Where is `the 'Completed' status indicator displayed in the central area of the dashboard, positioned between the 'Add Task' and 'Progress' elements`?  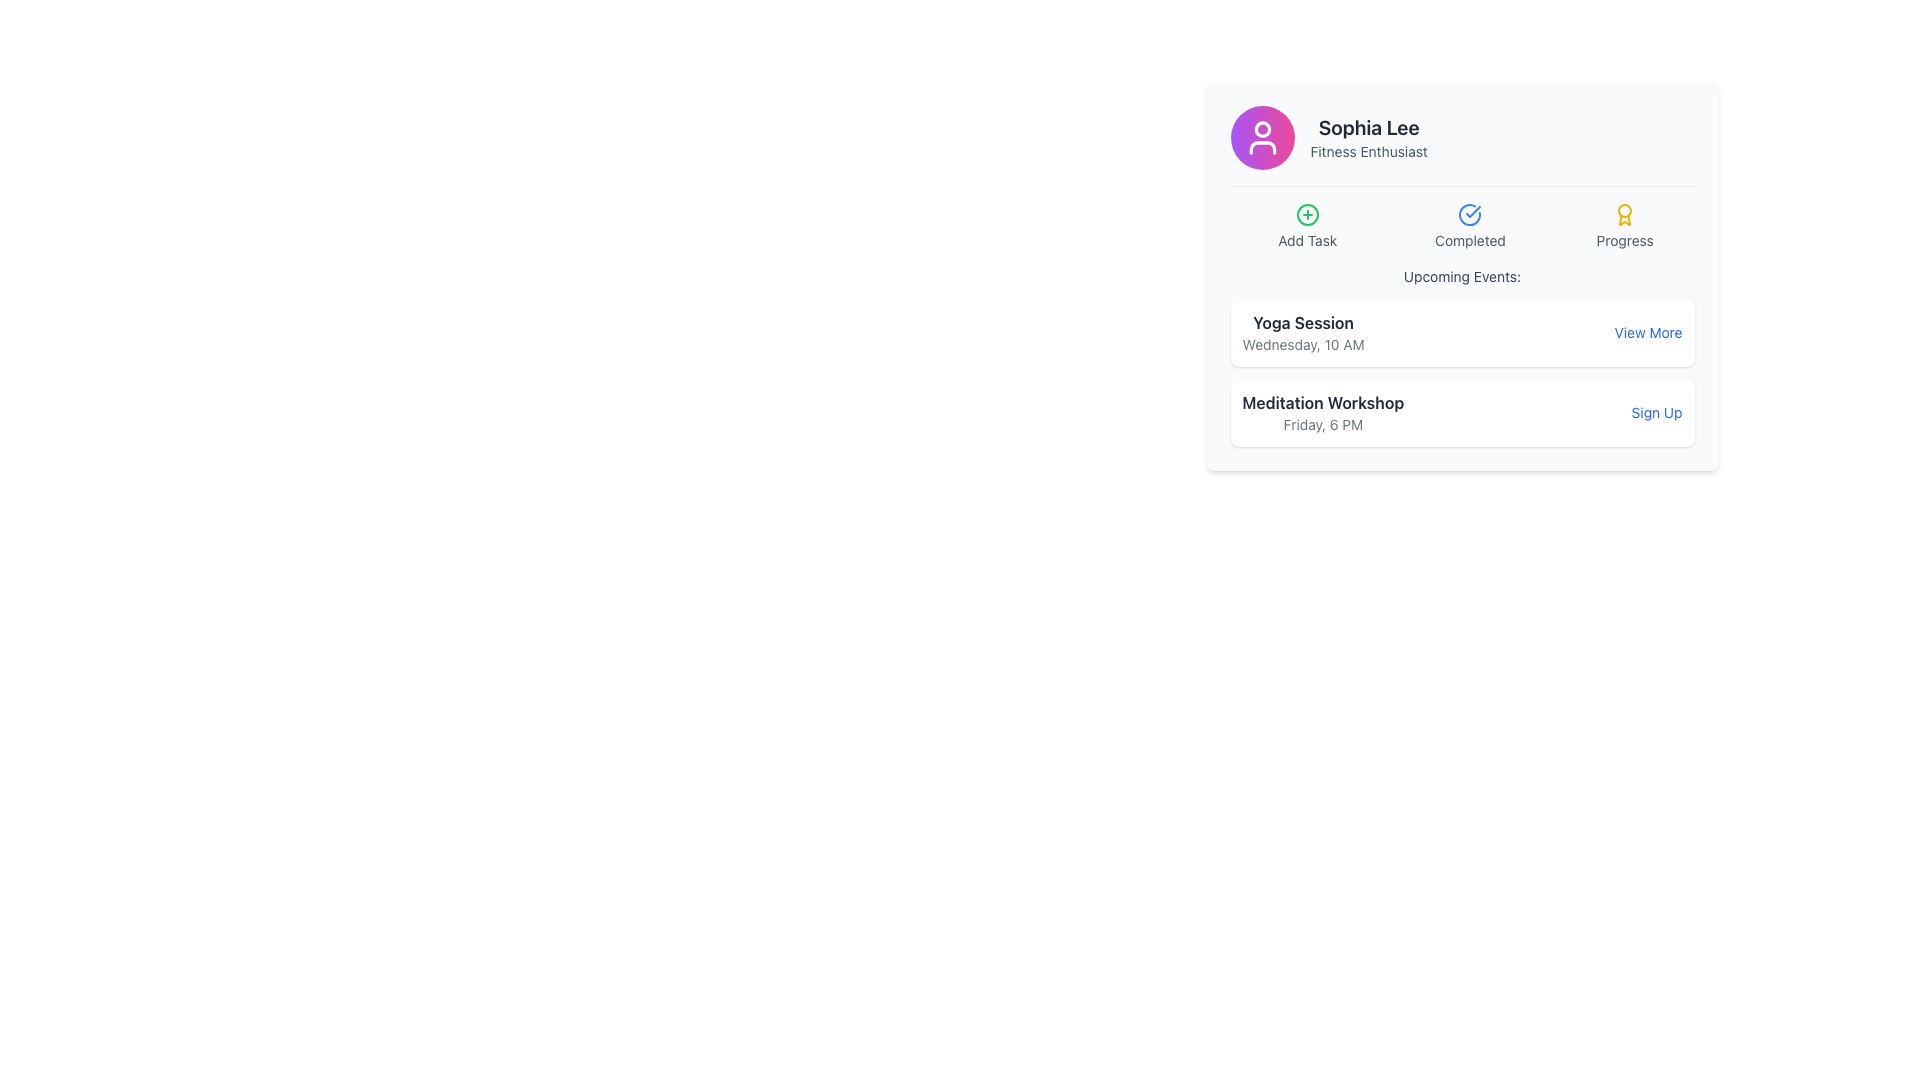
the 'Completed' status indicator displayed in the central area of the dashboard, positioned between the 'Add Task' and 'Progress' elements is located at coordinates (1470, 226).